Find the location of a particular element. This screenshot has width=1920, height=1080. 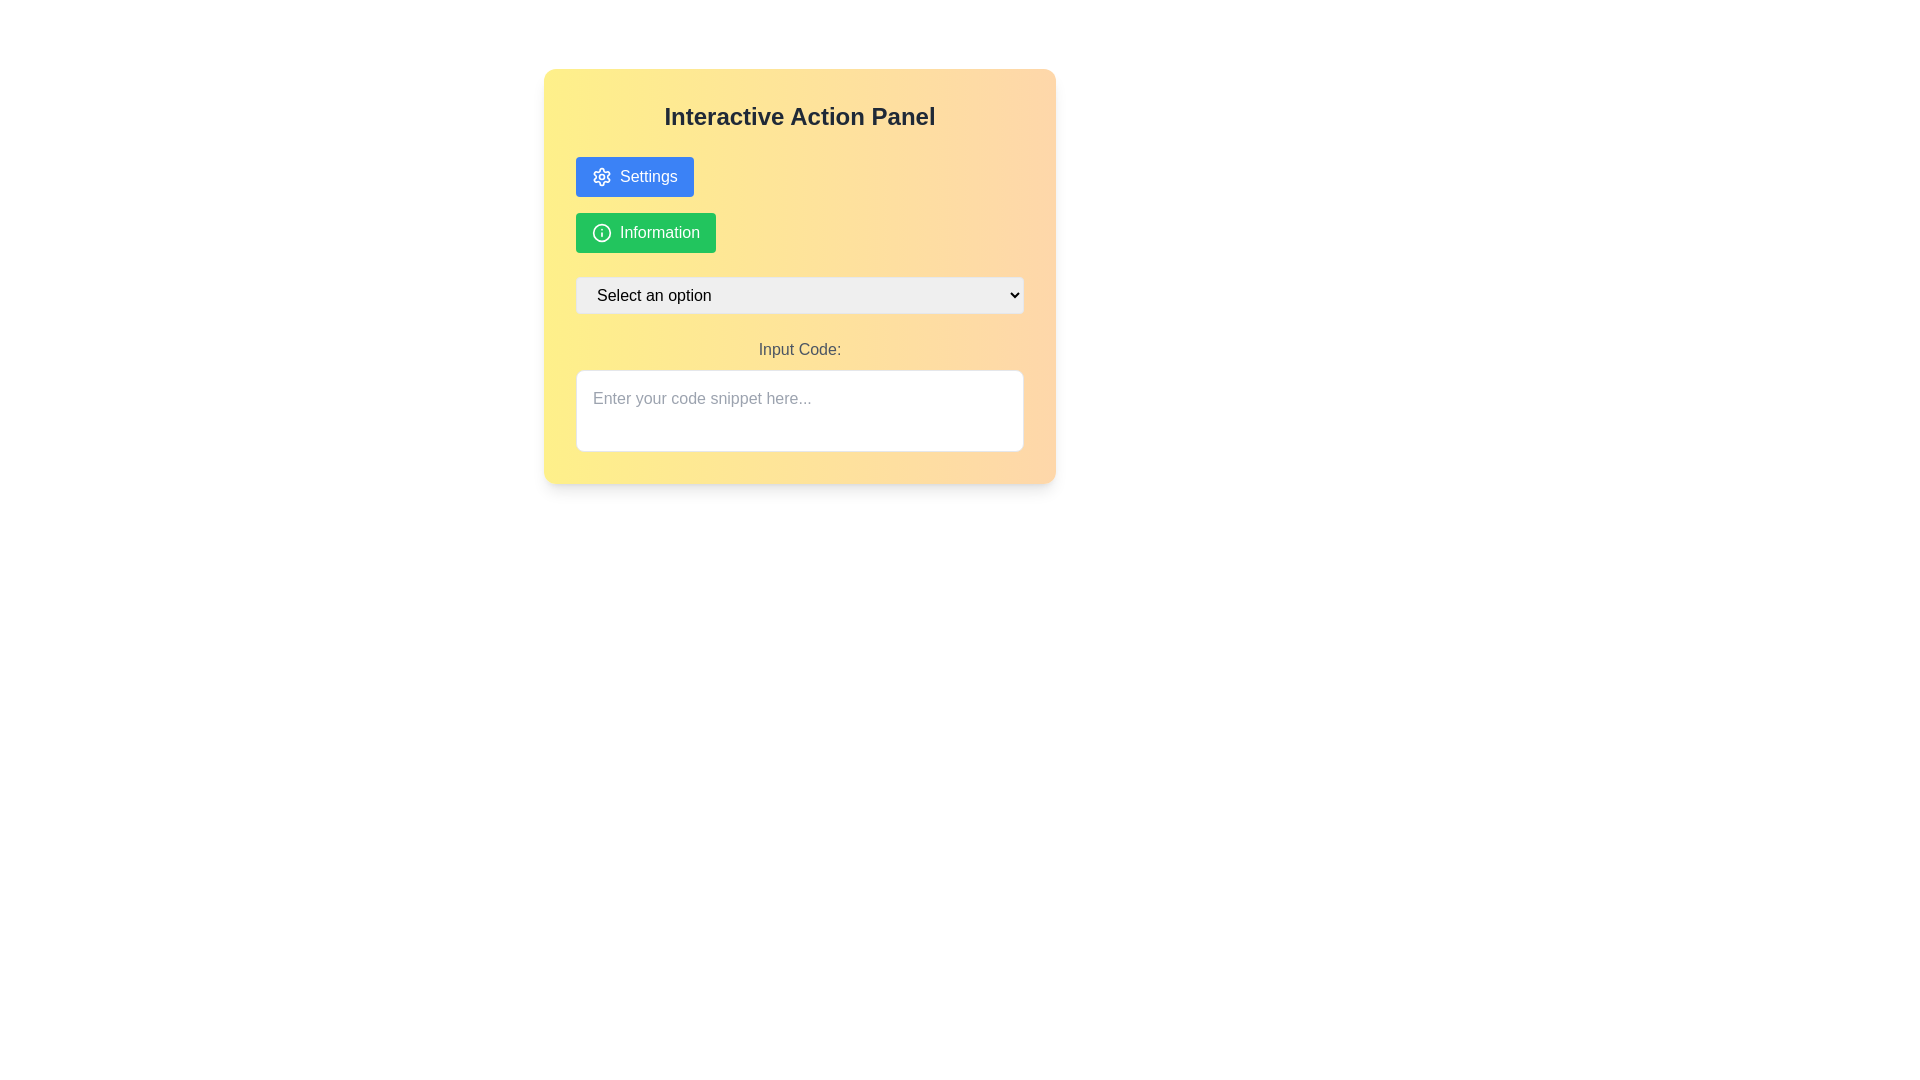

keyboard shortcuts is located at coordinates (800, 394).